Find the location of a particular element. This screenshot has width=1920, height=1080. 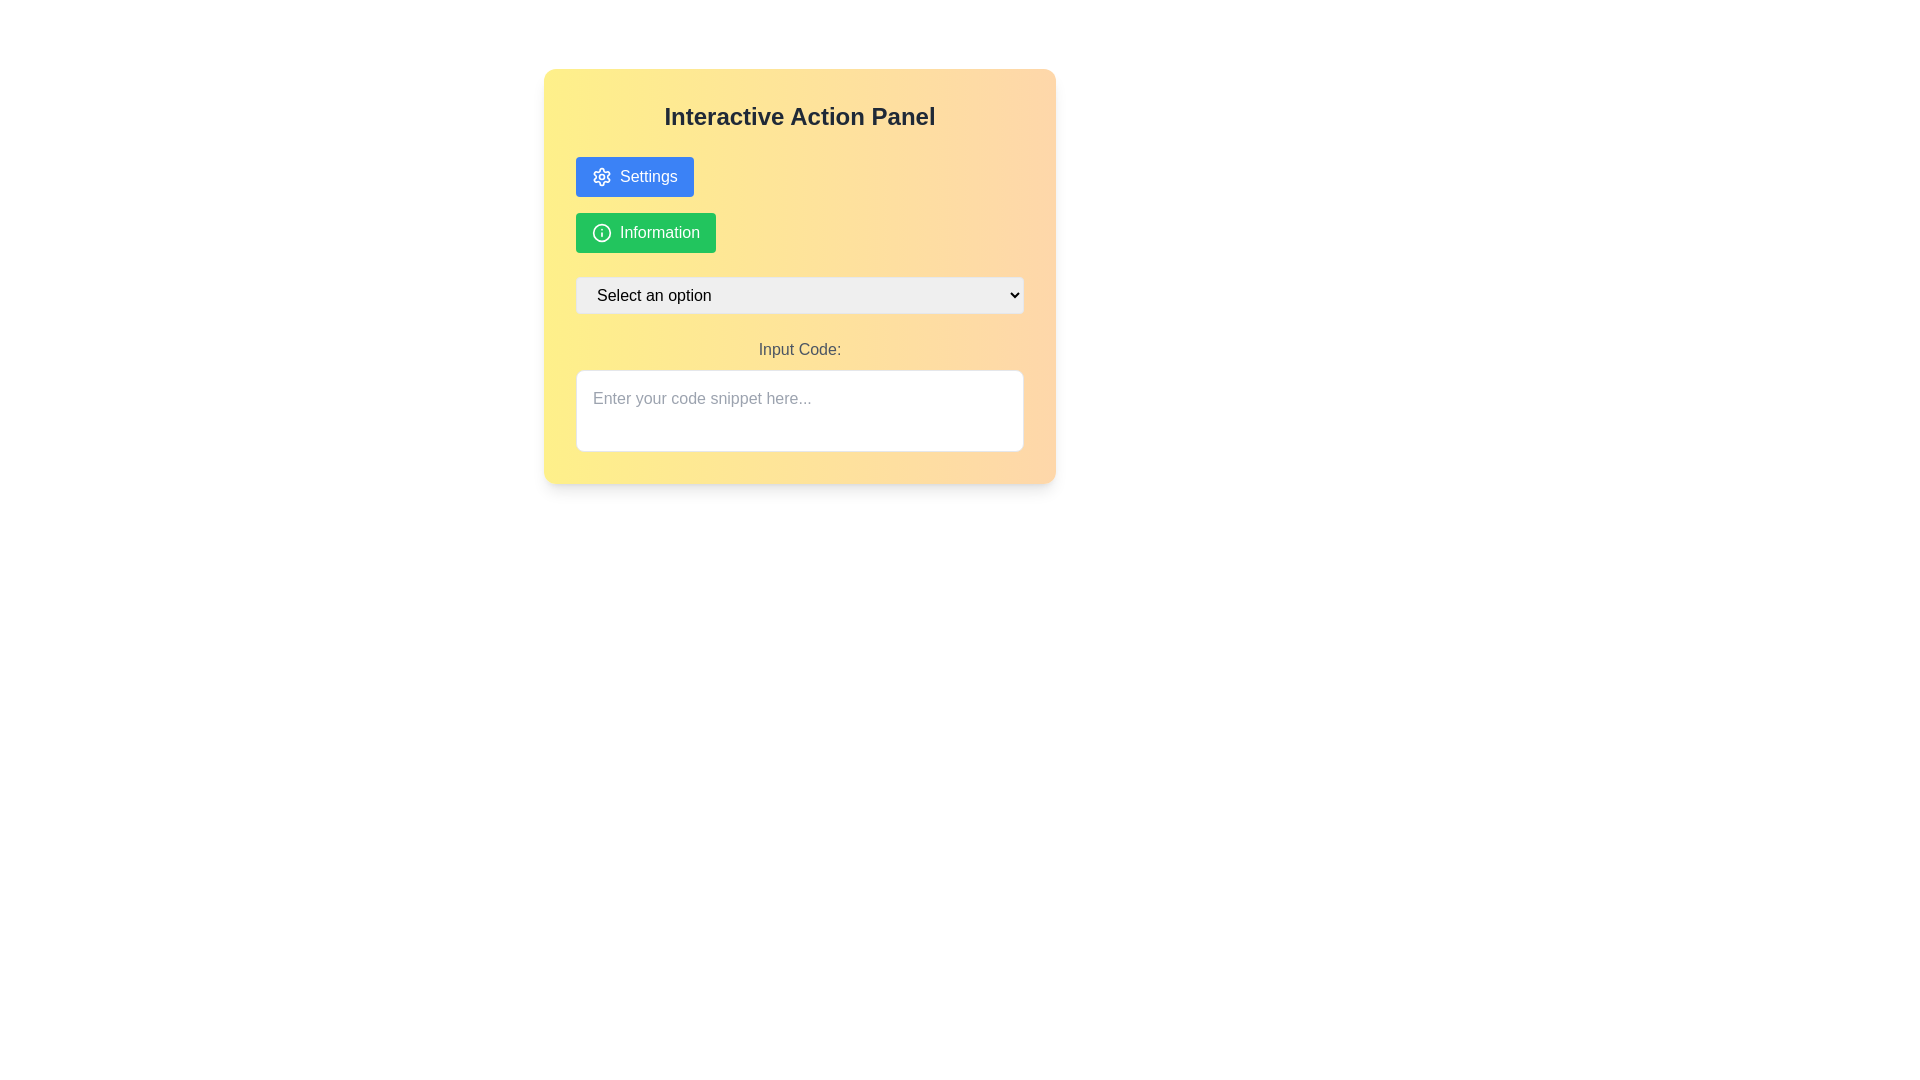

keyboard shortcuts is located at coordinates (800, 394).